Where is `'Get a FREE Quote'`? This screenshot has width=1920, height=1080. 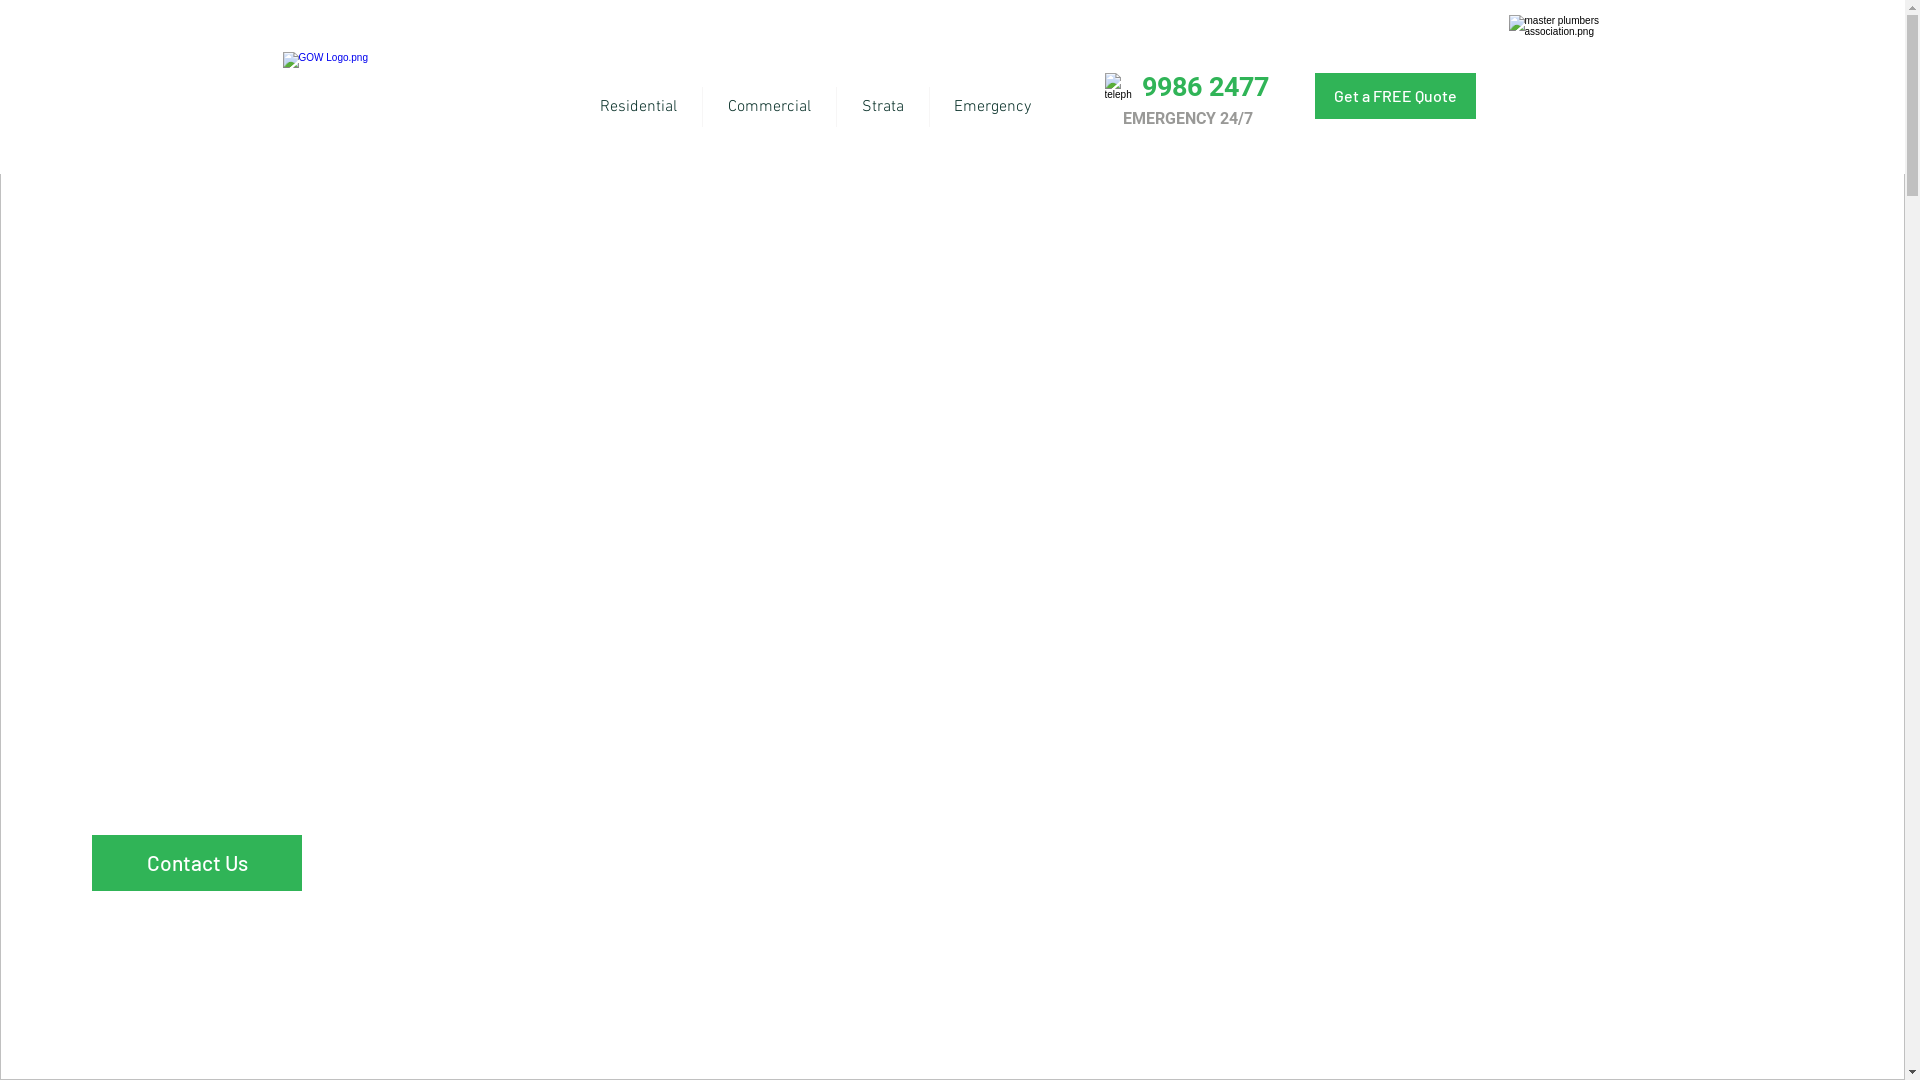 'Get a FREE Quote' is located at coordinates (1394, 95).